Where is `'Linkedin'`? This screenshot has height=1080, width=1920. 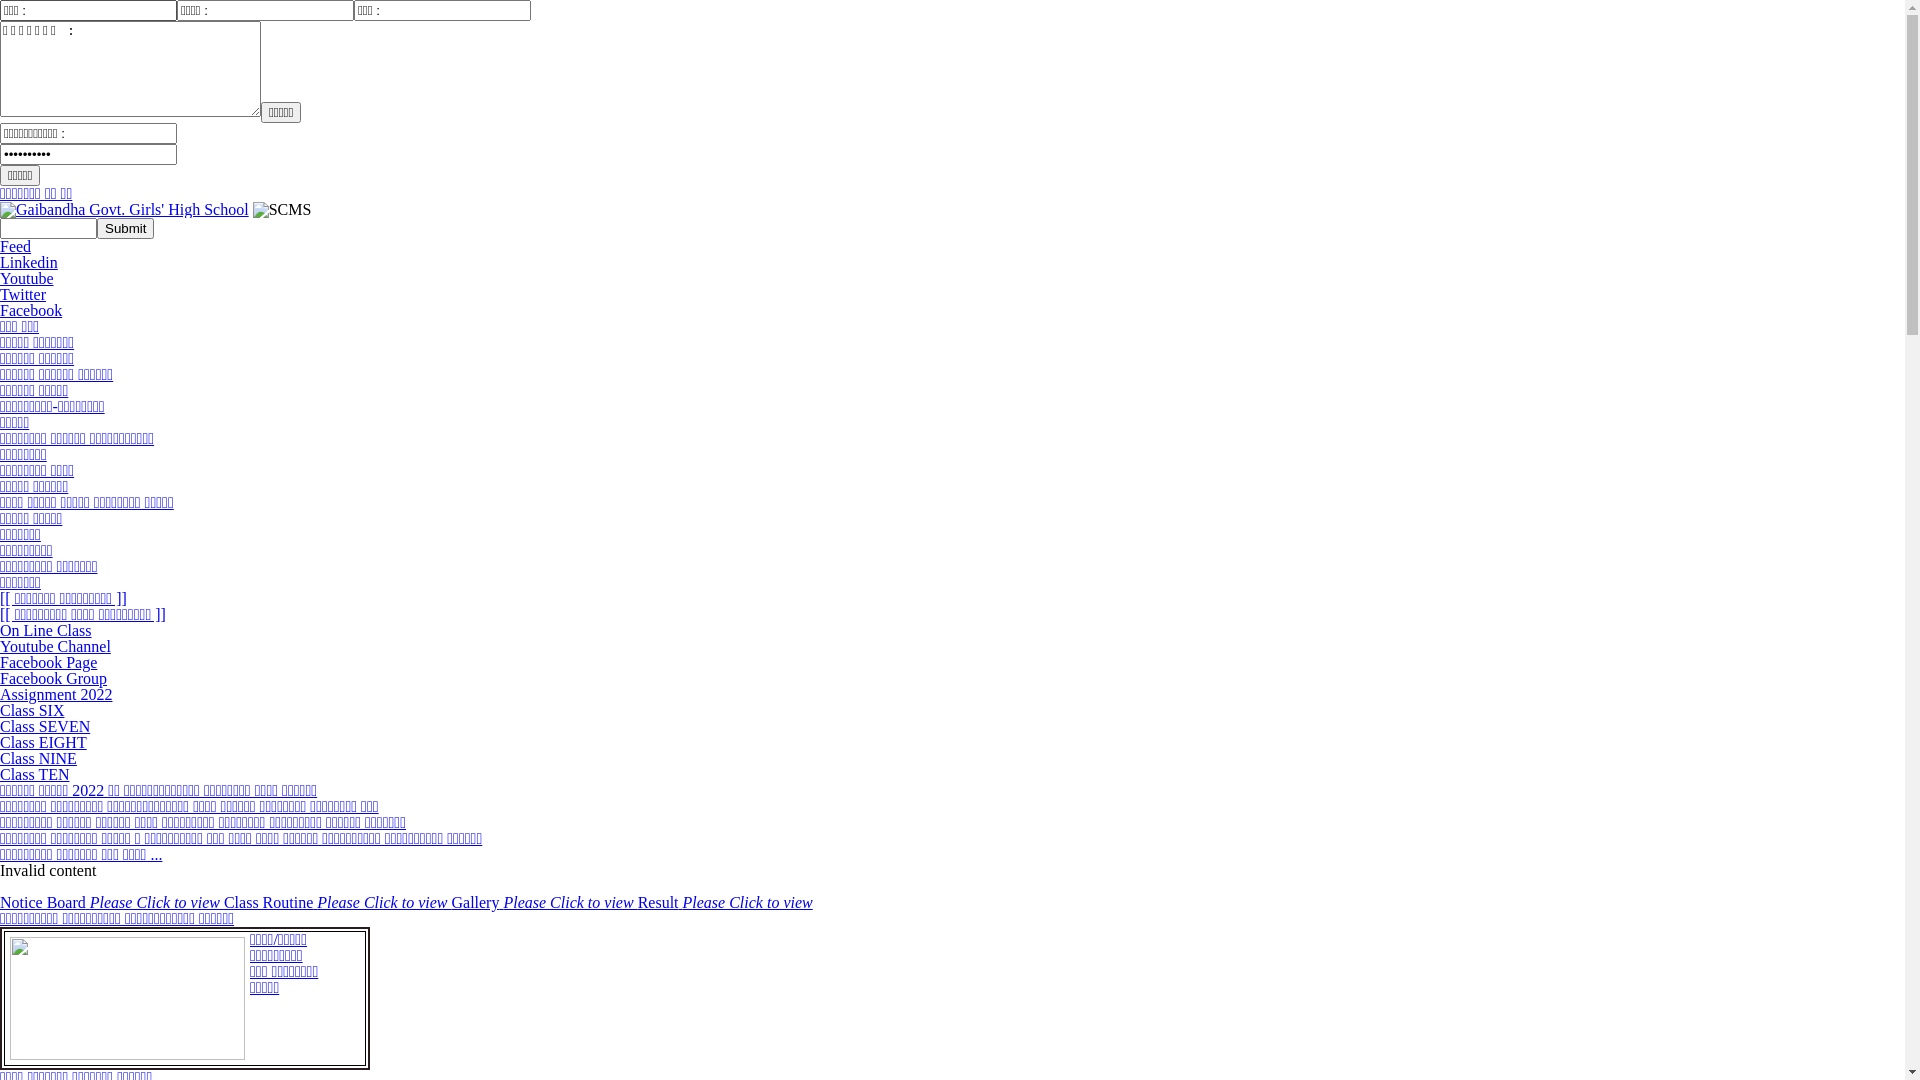 'Linkedin' is located at coordinates (28, 261).